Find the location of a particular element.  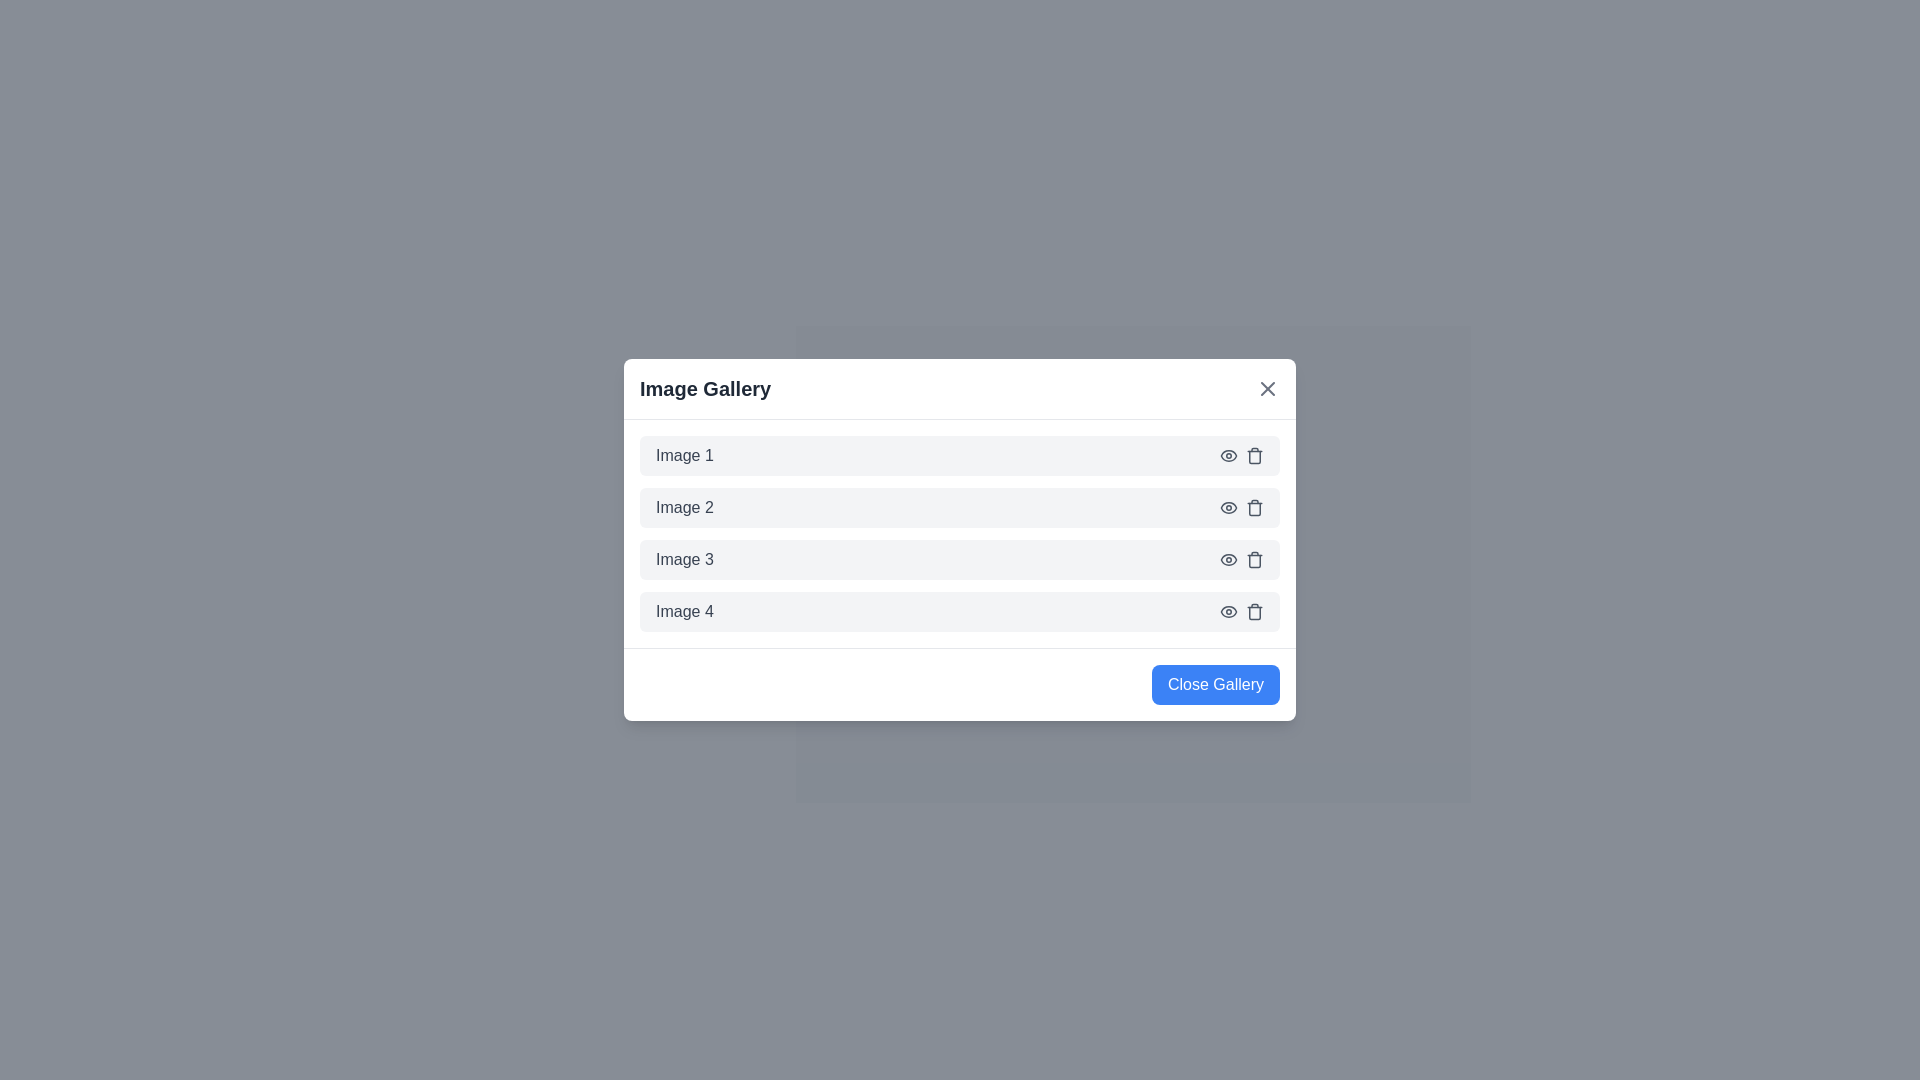

the static text header indicating the image gallery content at the top-left corner of the modal interface is located at coordinates (705, 389).